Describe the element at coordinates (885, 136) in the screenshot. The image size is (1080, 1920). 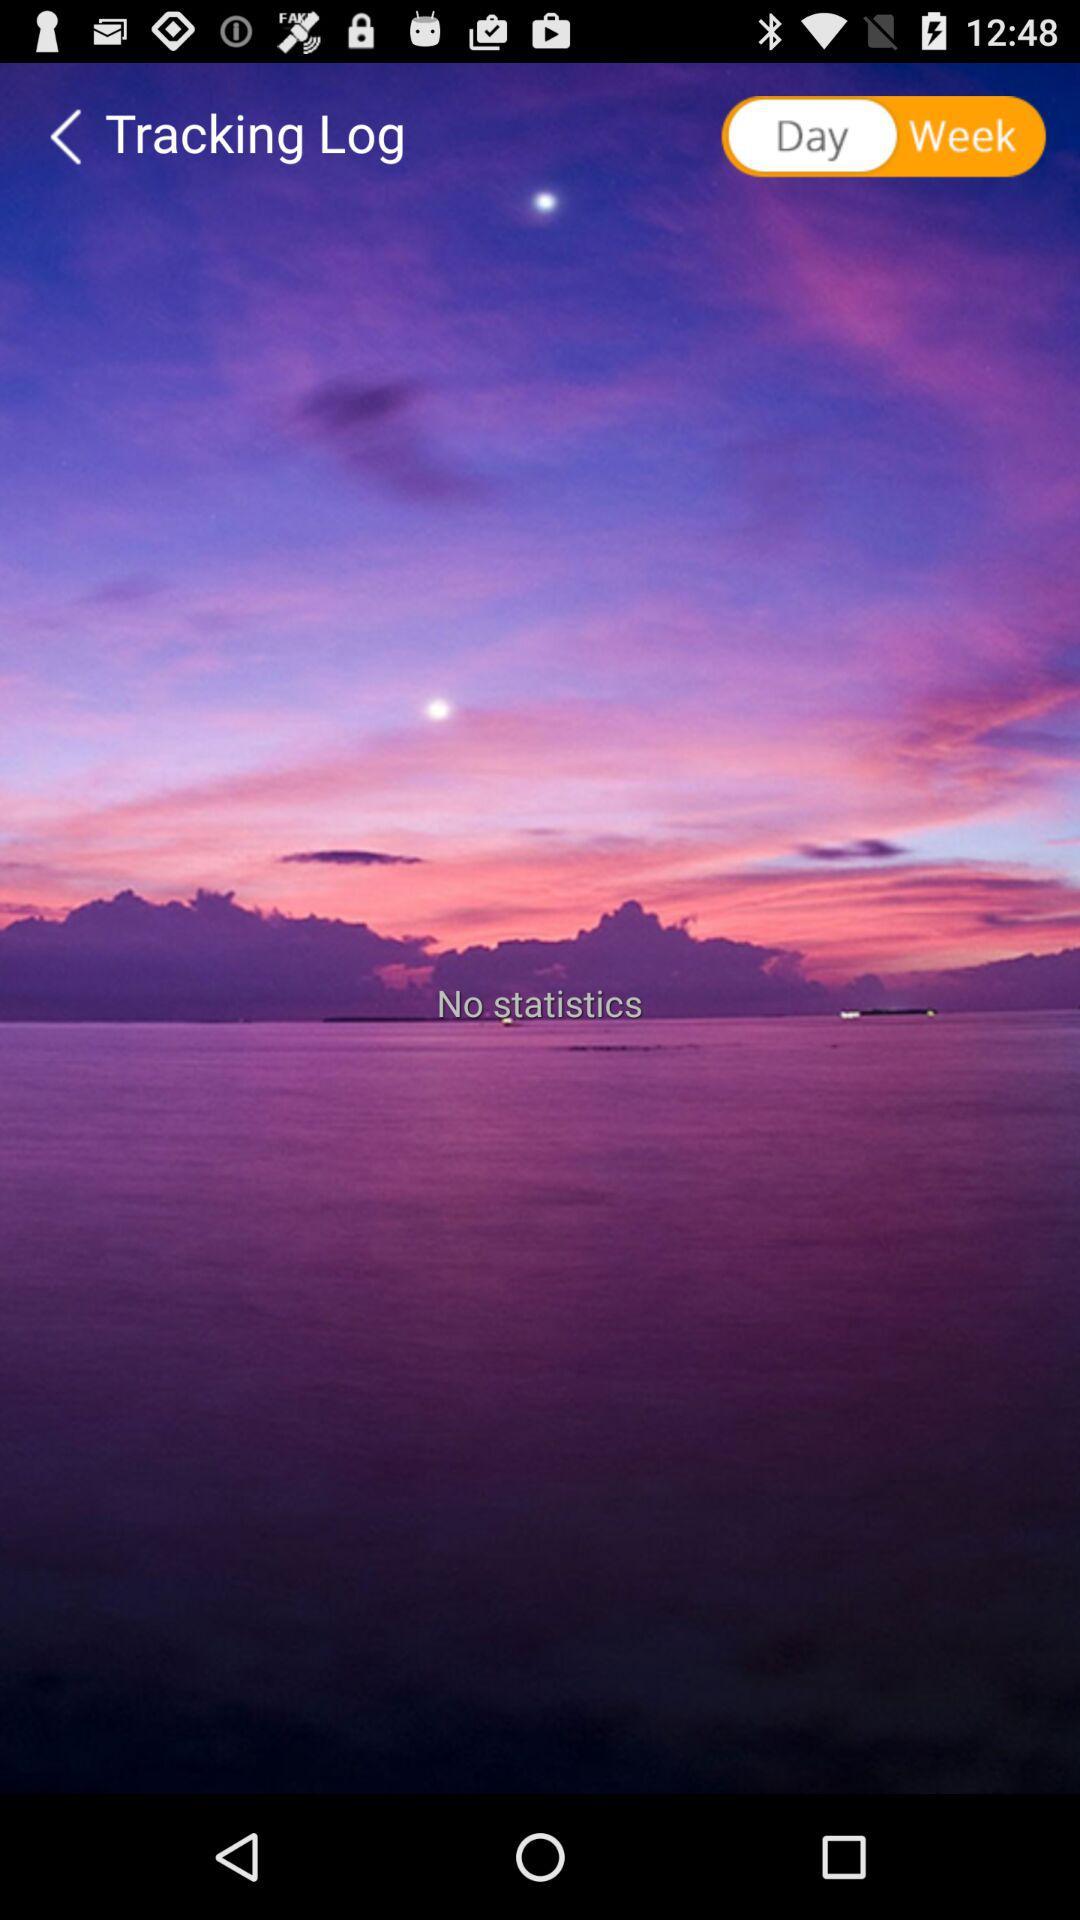
I see `tag the day or week` at that location.